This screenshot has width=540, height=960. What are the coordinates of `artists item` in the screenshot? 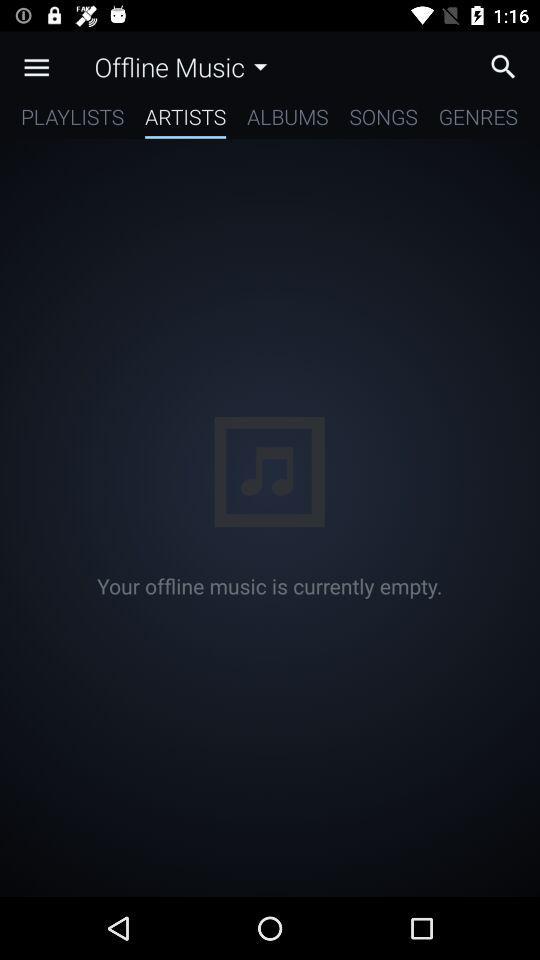 It's located at (185, 120).